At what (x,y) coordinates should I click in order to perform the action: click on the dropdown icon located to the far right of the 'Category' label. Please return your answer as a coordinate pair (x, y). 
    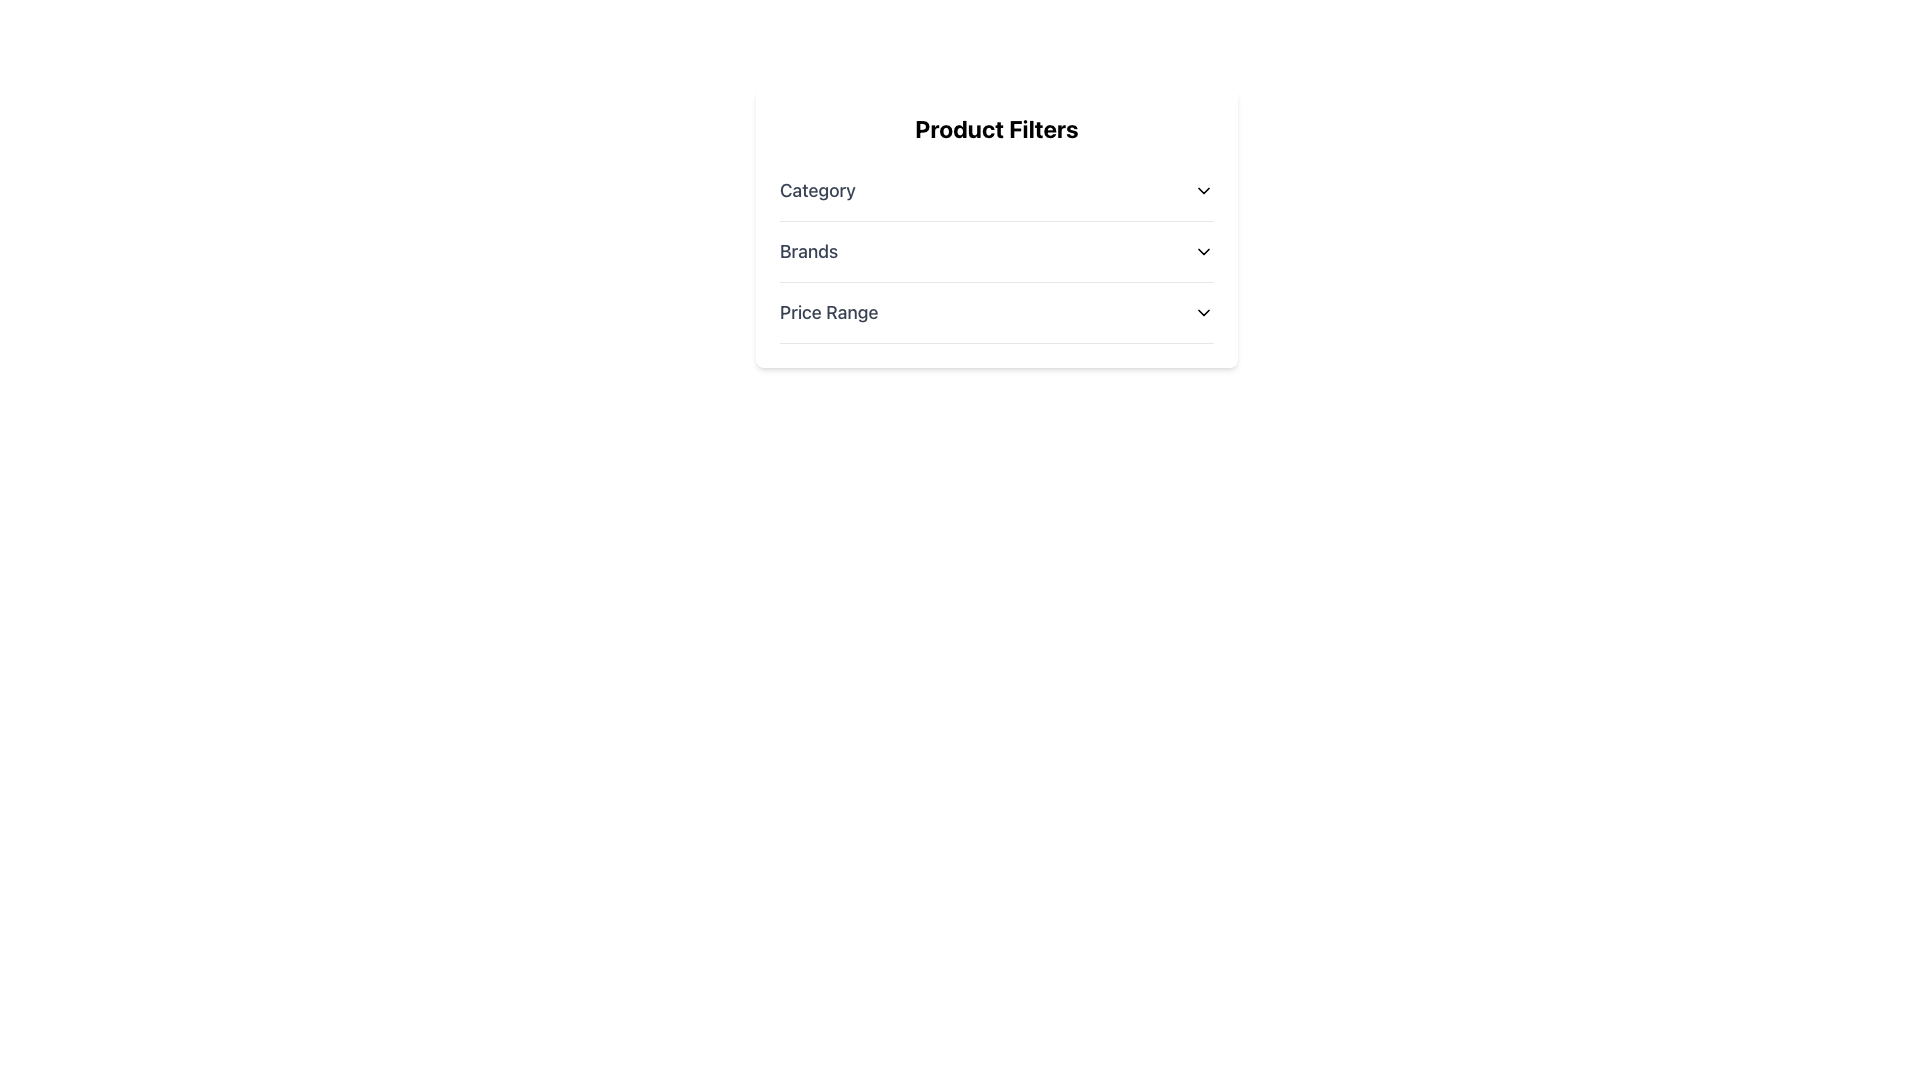
    Looking at the image, I should click on (1203, 191).